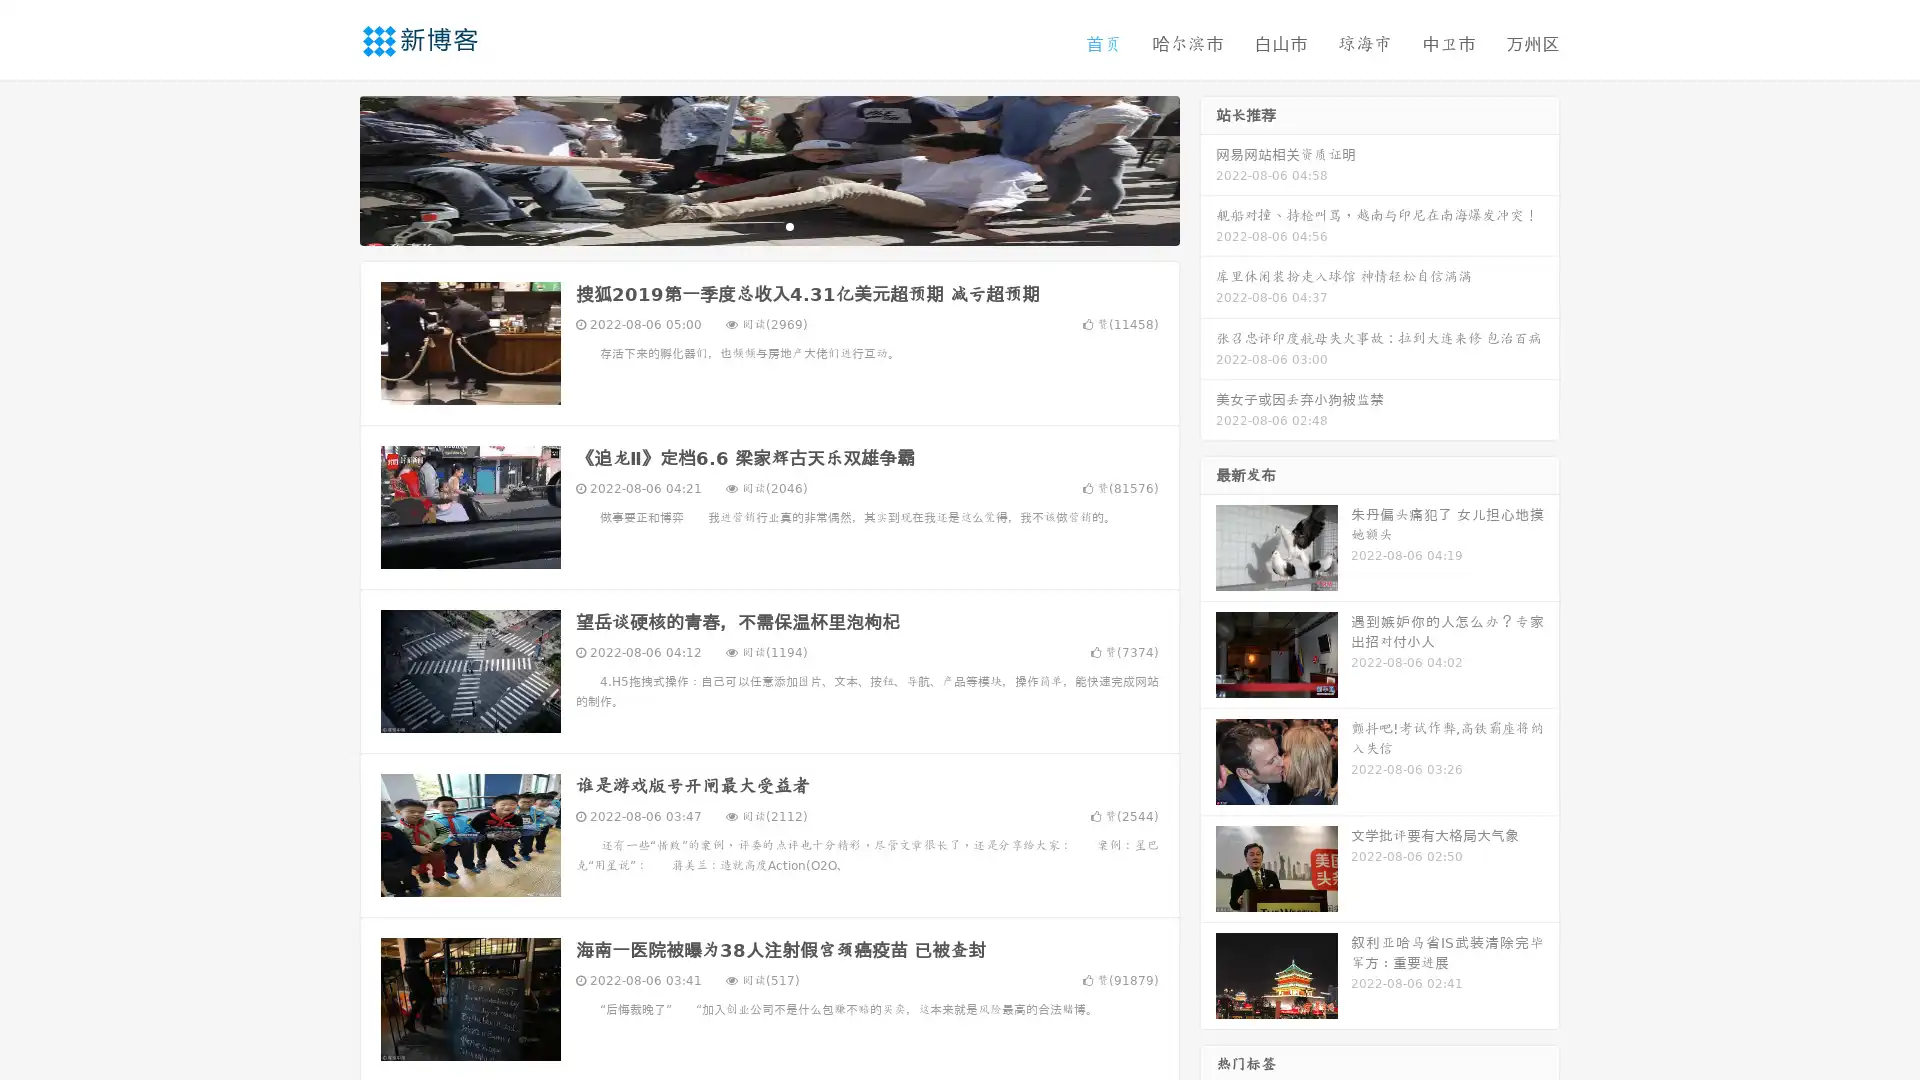 The width and height of the screenshot is (1920, 1080). Describe the element at coordinates (748, 225) in the screenshot. I see `Go to slide 1` at that location.